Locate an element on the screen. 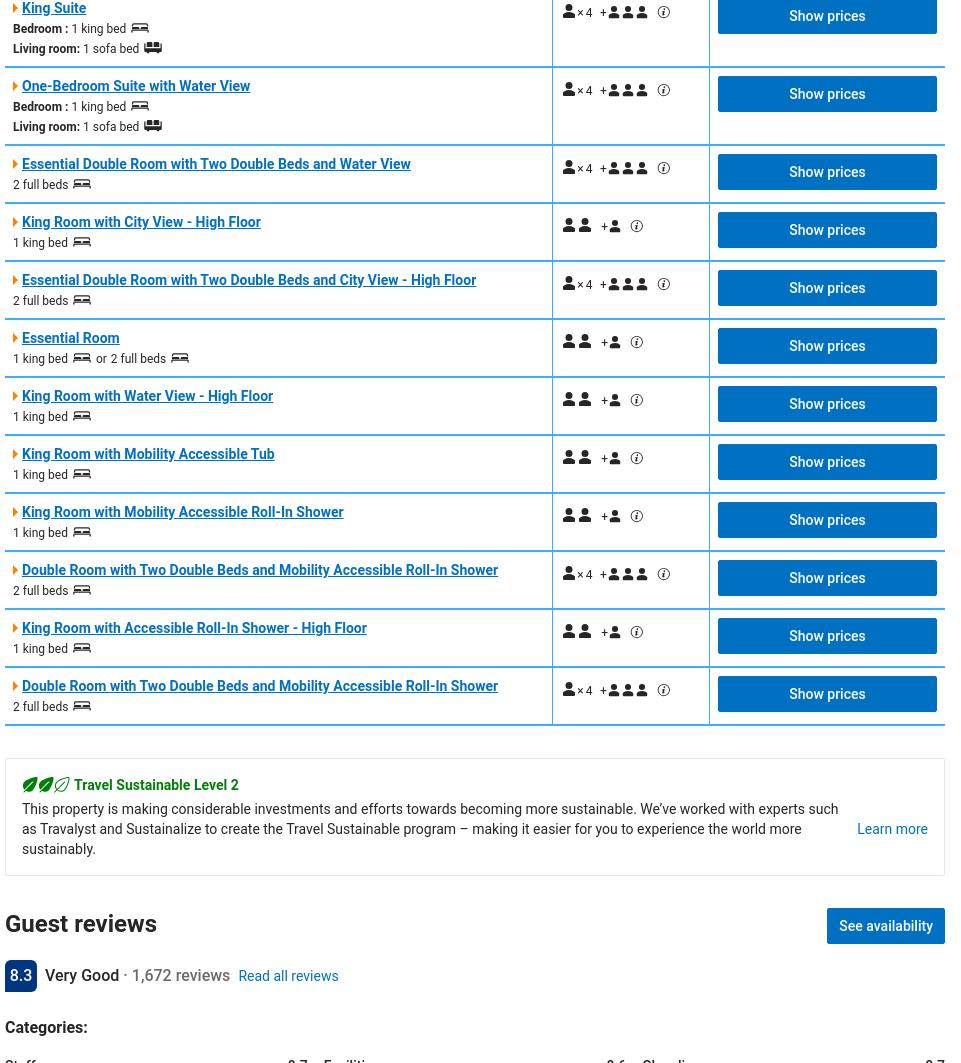 The image size is (961, 1063). 'Essential Room' is located at coordinates (70, 336).